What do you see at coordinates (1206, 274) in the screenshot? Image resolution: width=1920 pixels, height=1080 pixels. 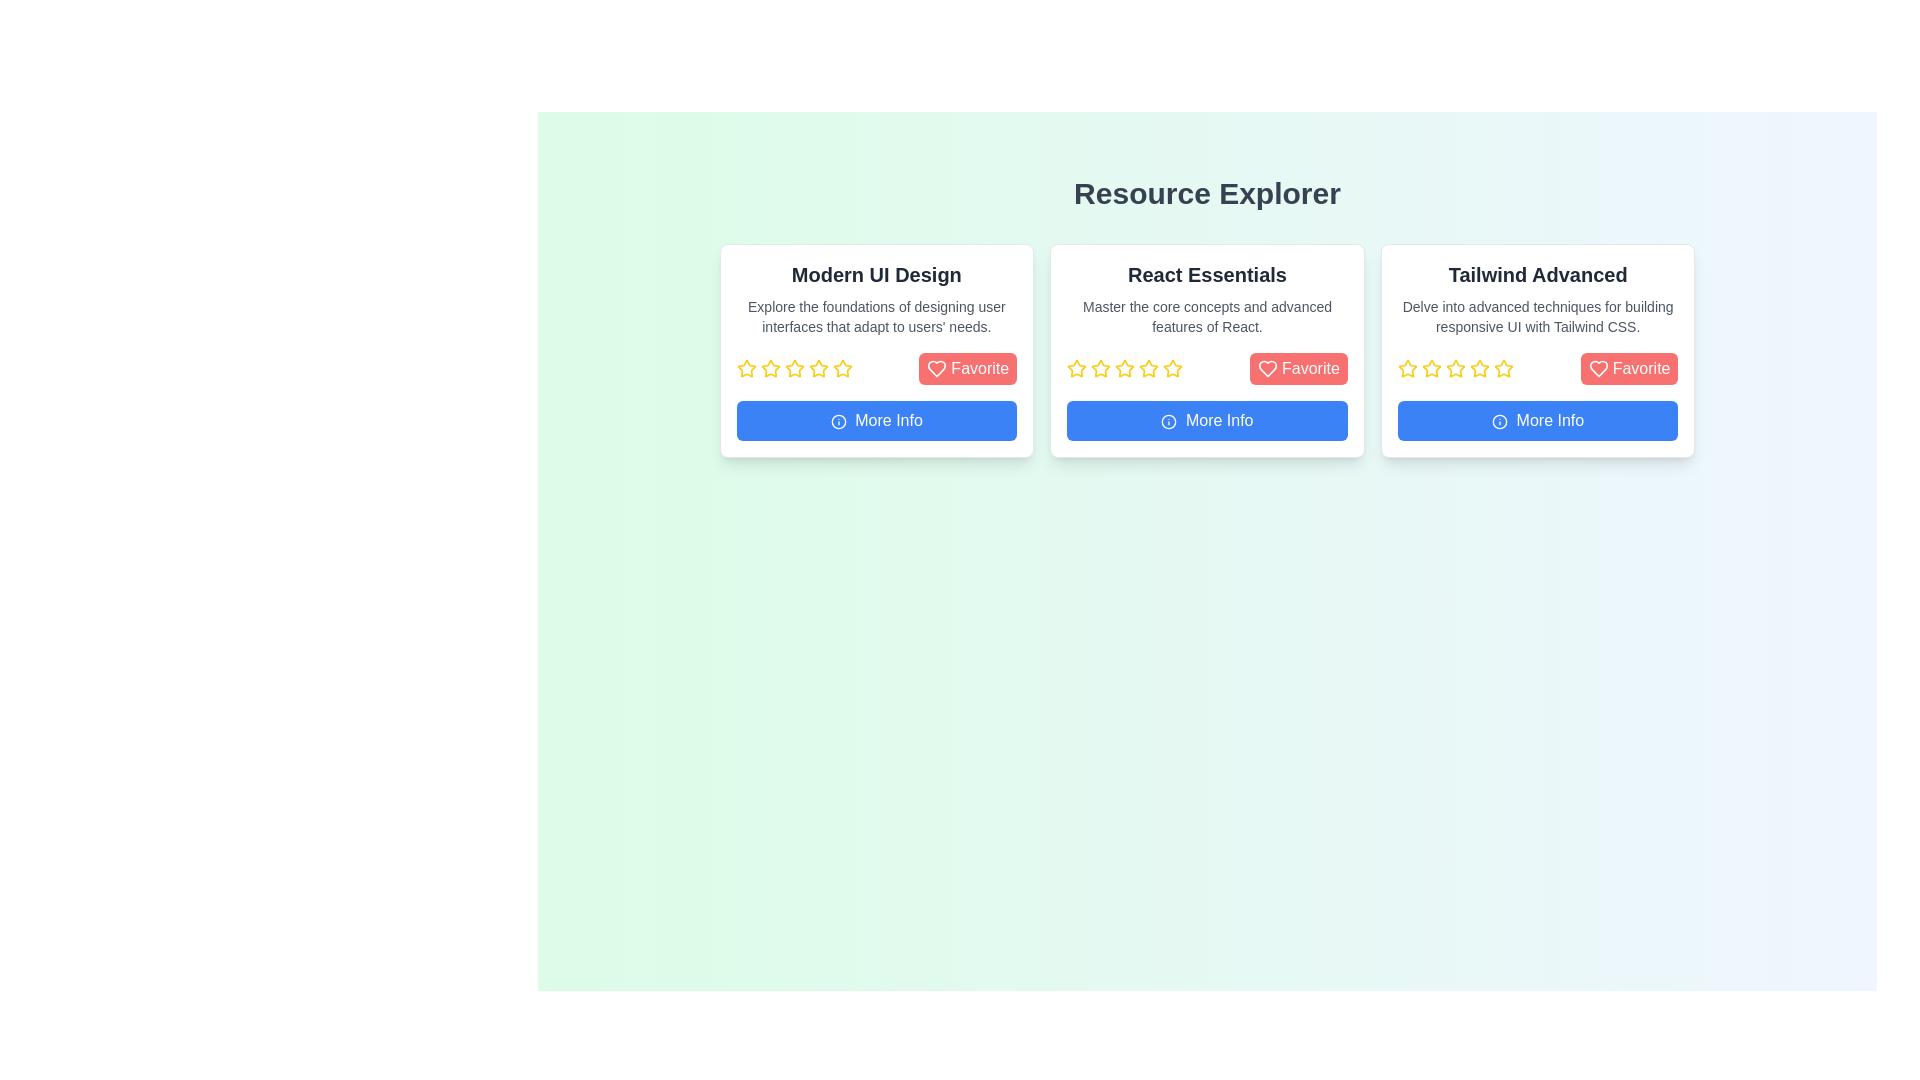 I see `the text heading at the top of the middle card, which describes the title of the resource or module encapsulated within the card` at bounding box center [1206, 274].